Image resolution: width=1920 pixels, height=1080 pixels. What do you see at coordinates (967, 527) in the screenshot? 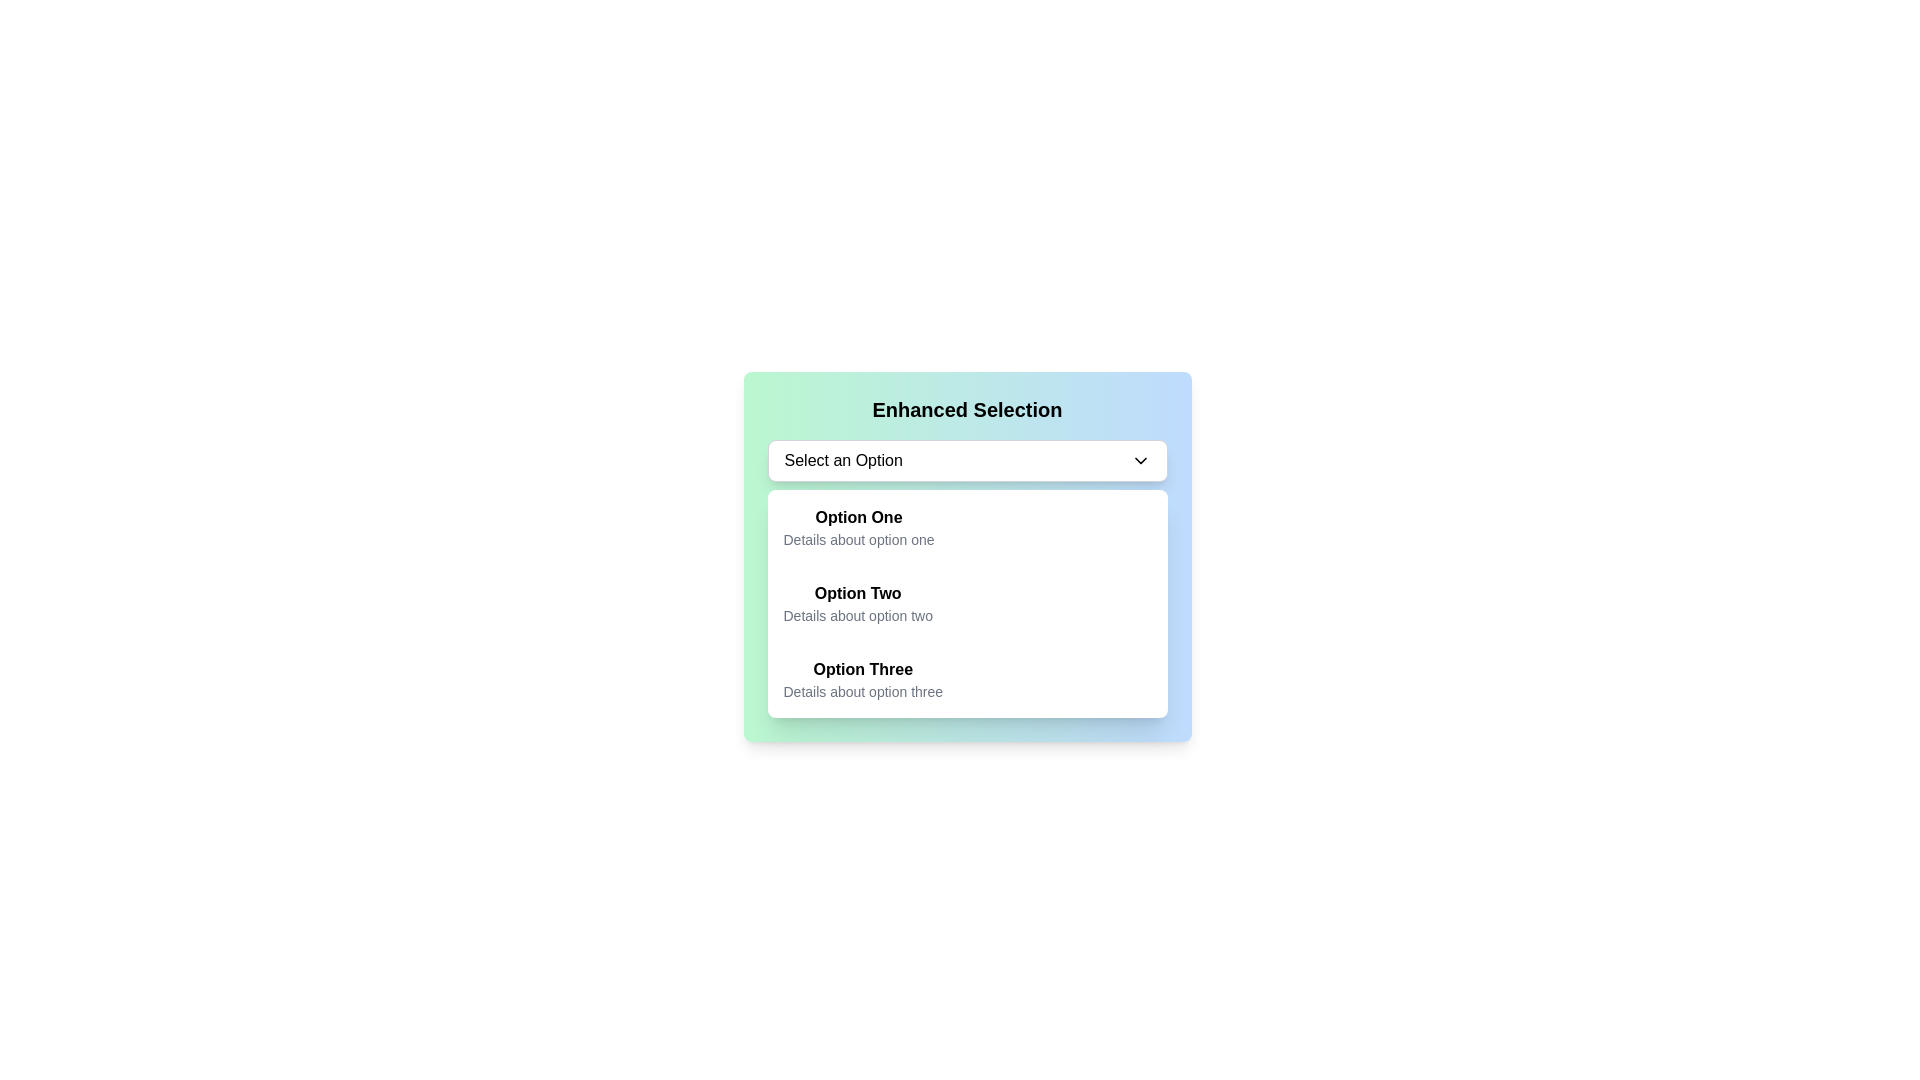
I see `the first item 'Option One' in the dropdown menu` at bounding box center [967, 527].